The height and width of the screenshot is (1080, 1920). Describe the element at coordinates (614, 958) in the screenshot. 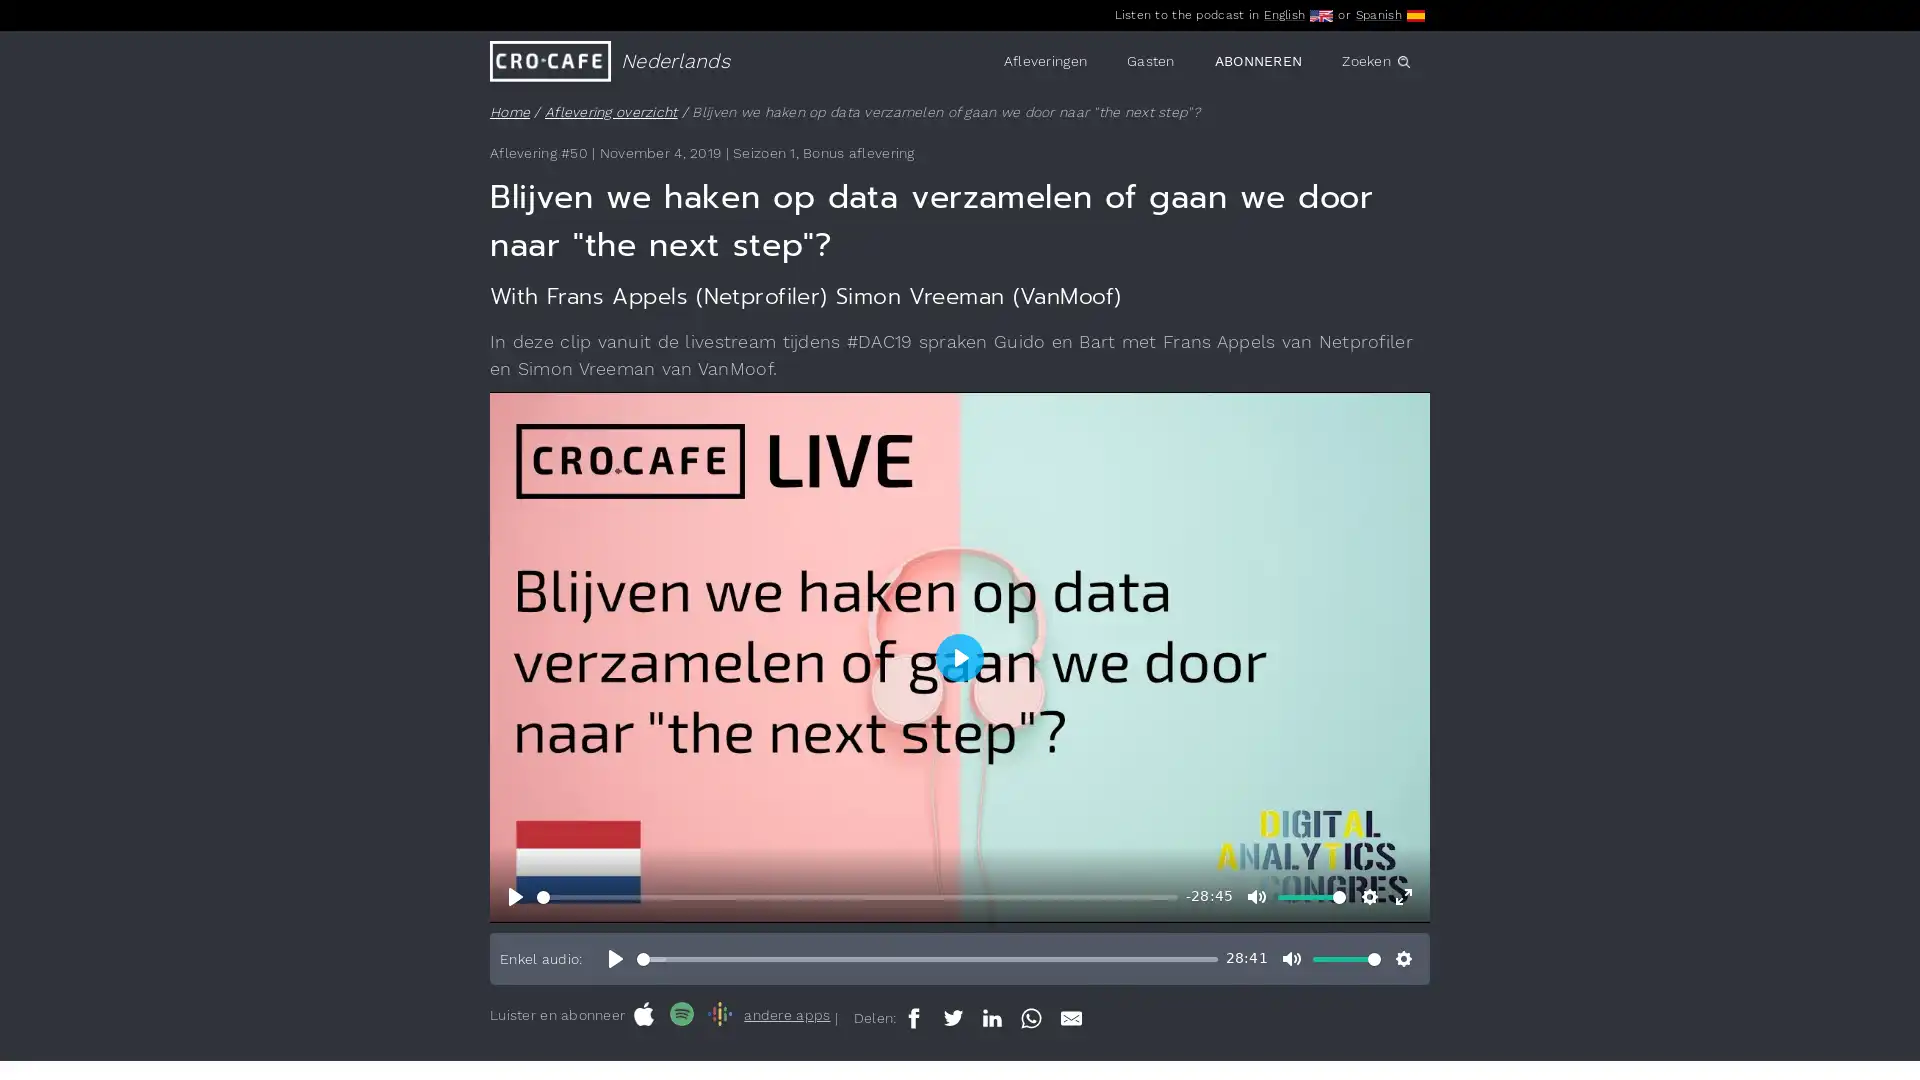

I see `Play` at that location.